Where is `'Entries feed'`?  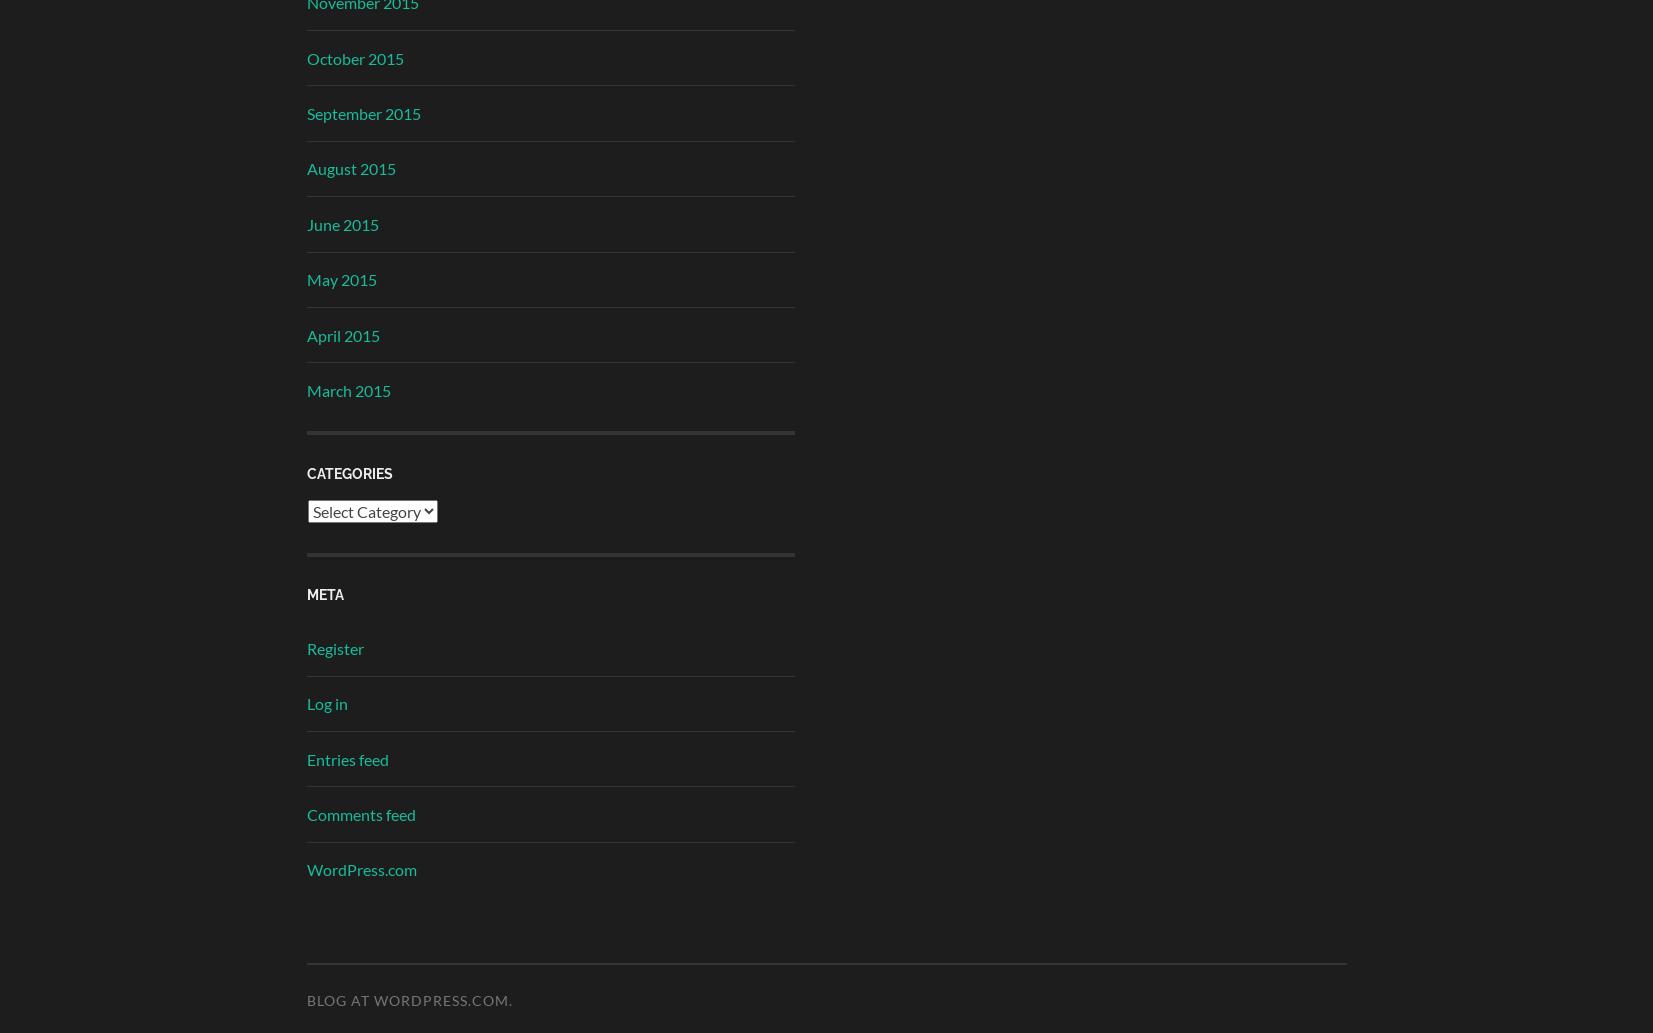 'Entries feed' is located at coordinates (345, 758).